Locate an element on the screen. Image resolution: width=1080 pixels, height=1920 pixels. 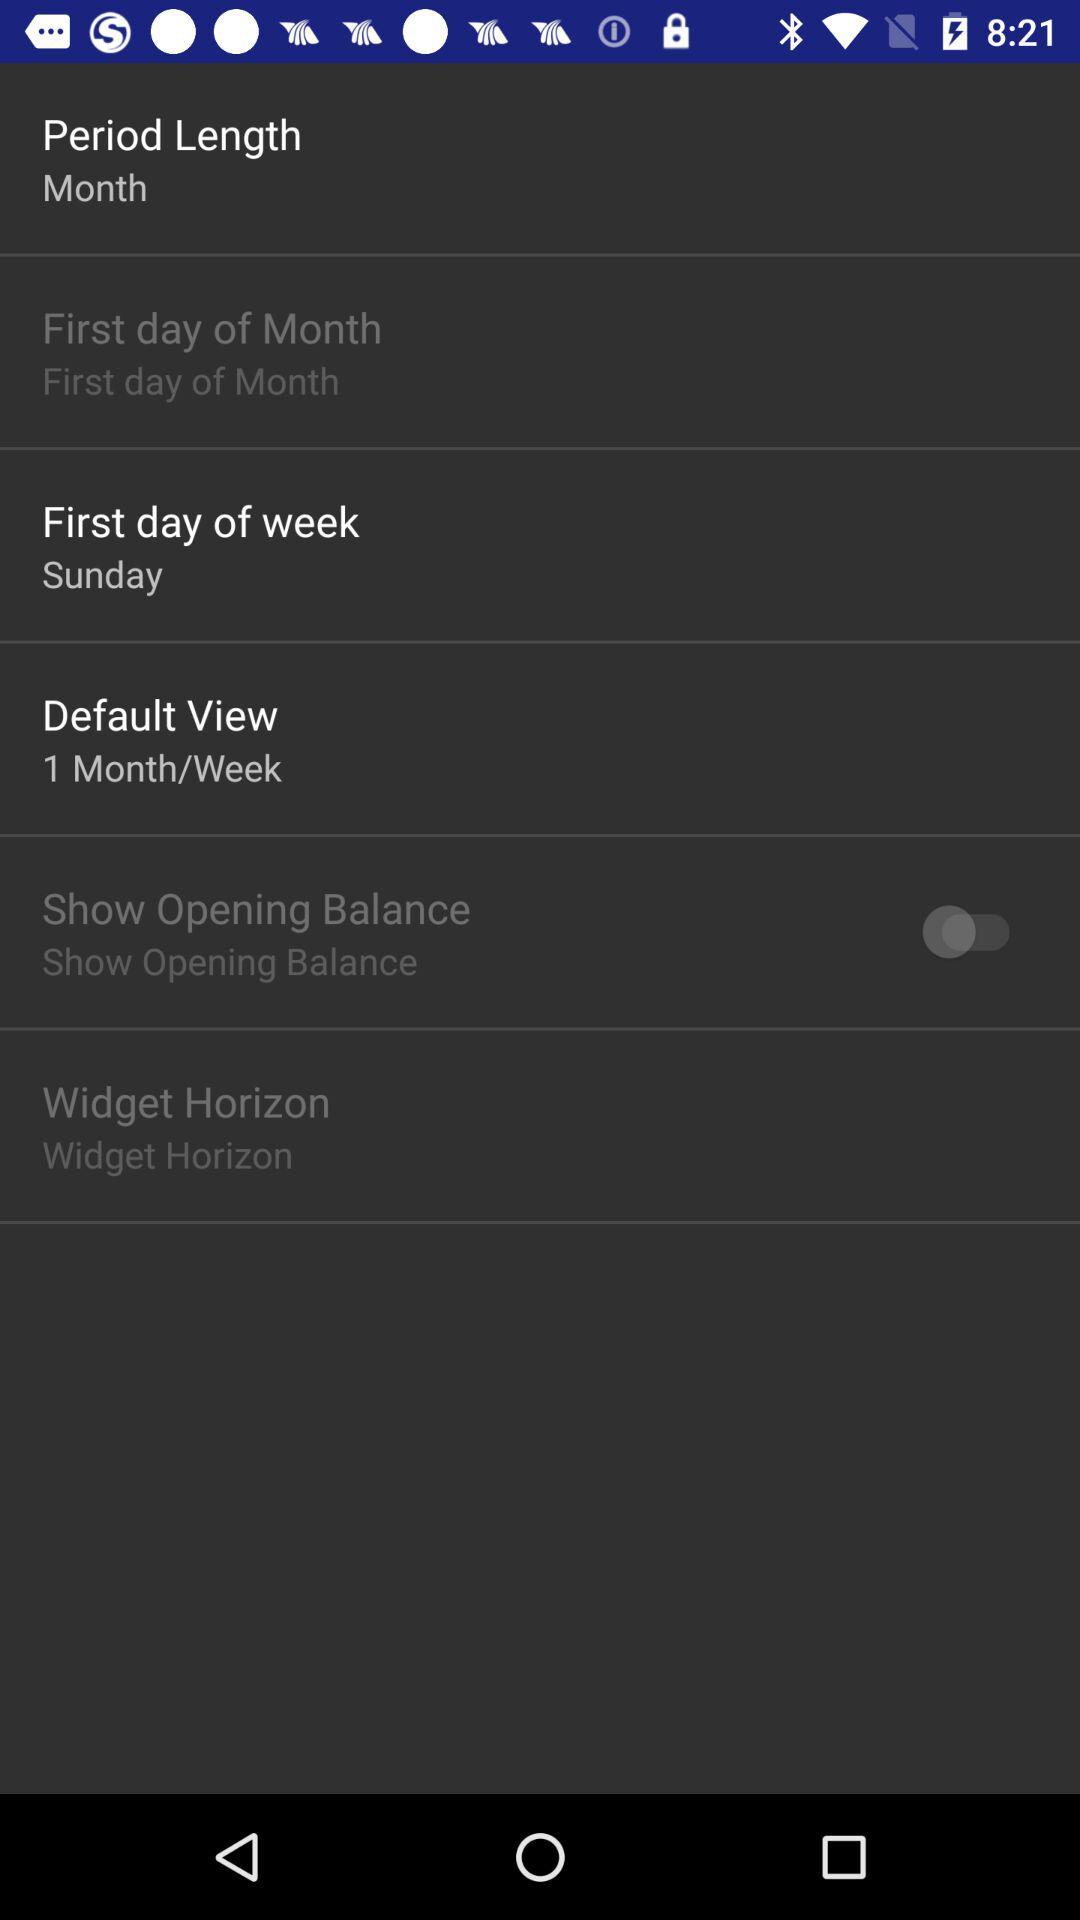
the item above the show opening balance icon is located at coordinates (161, 766).